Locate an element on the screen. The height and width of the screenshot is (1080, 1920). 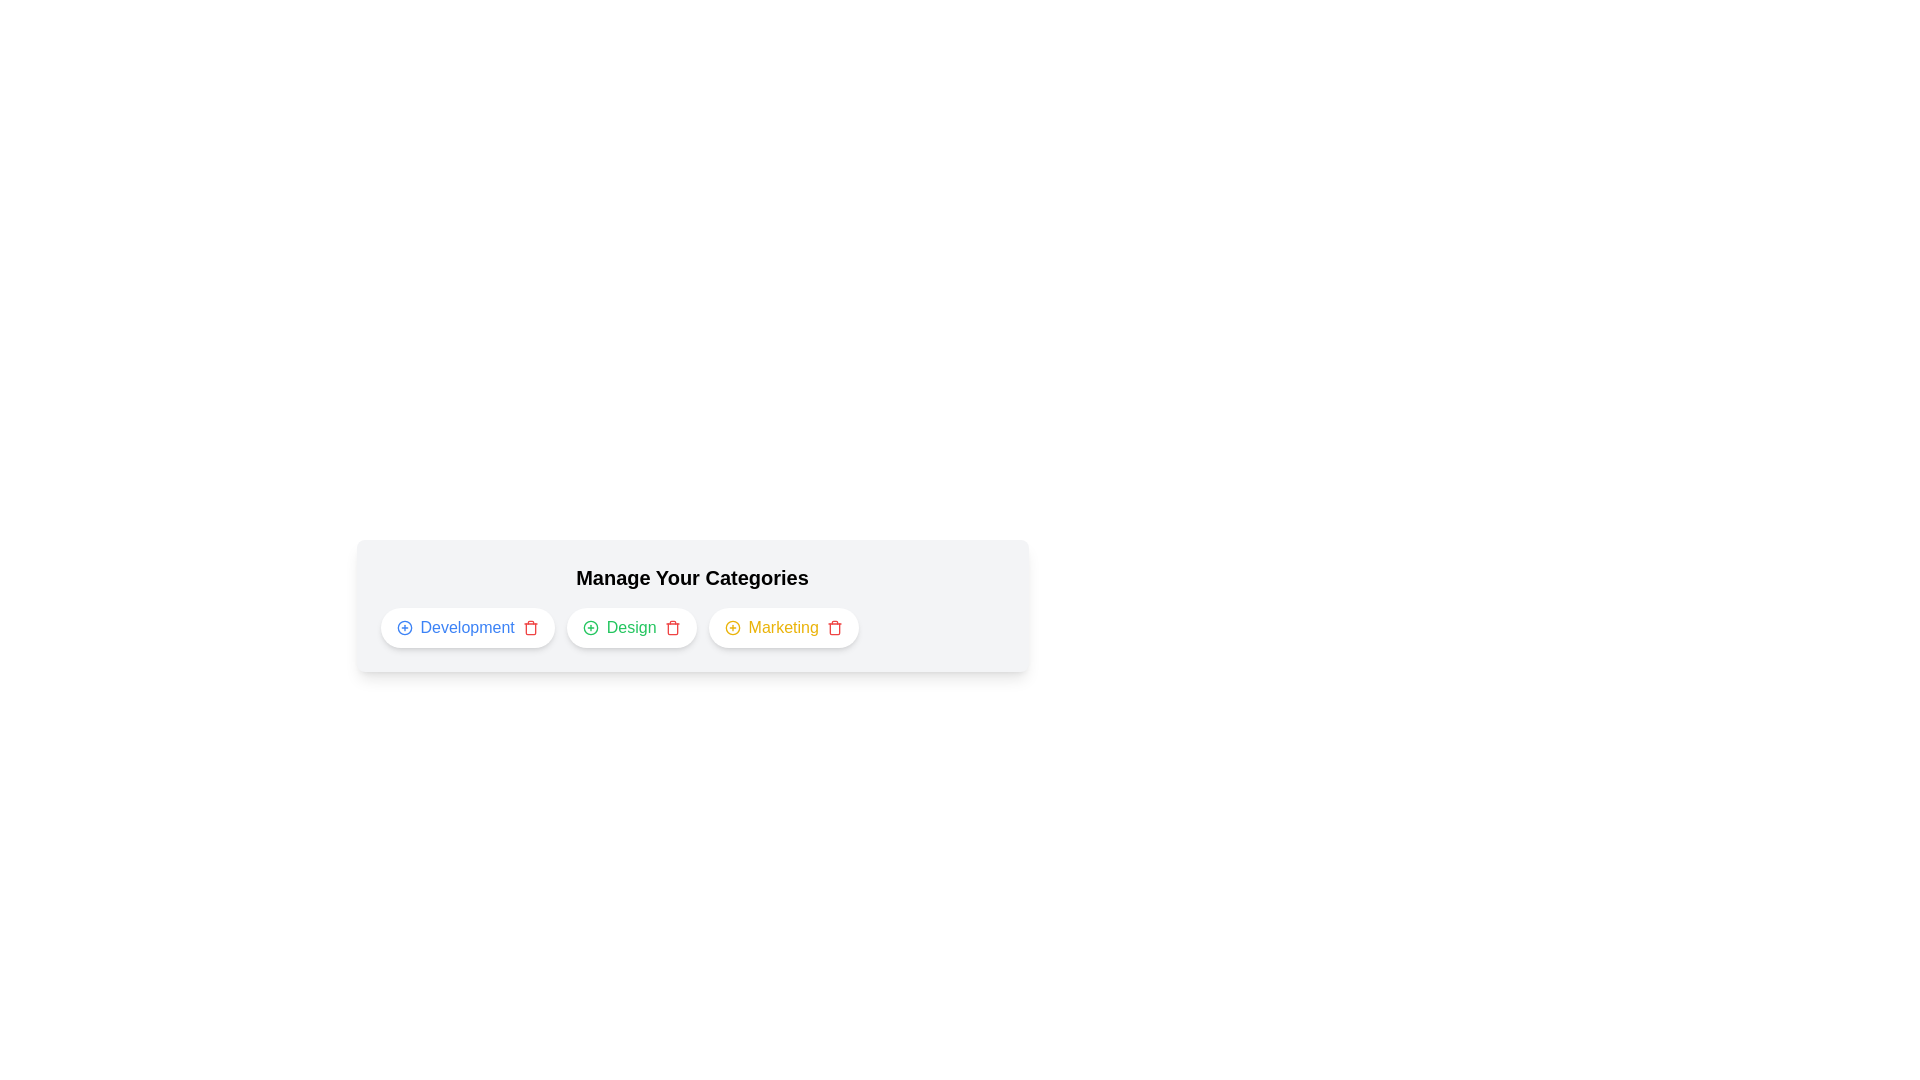
the category Marketing to highlight it is located at coordinates (782, 627).